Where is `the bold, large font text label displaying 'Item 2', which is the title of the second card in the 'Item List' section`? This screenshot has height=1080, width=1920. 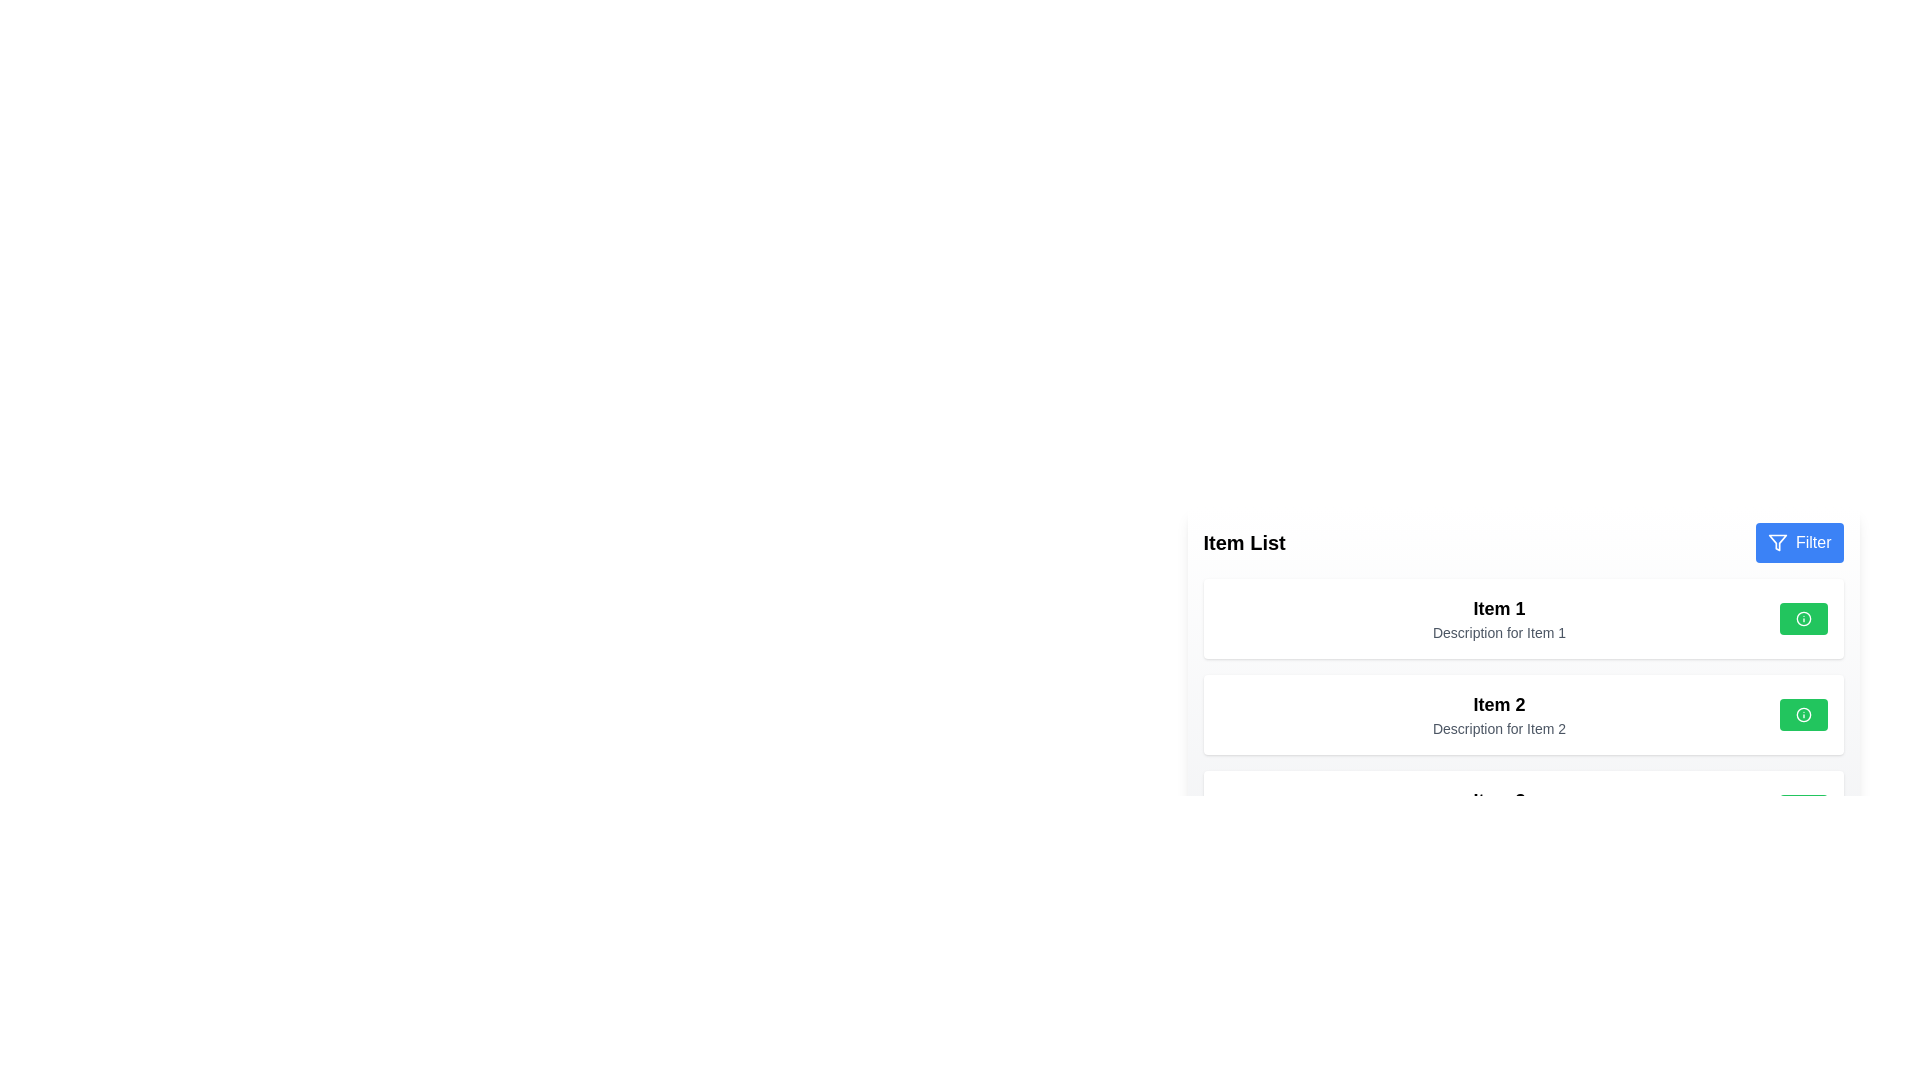 the bold, large font text label displaying 'Item 2', which is the title of the second card in the 'Item List' section is located at coordinates (1499, 704).